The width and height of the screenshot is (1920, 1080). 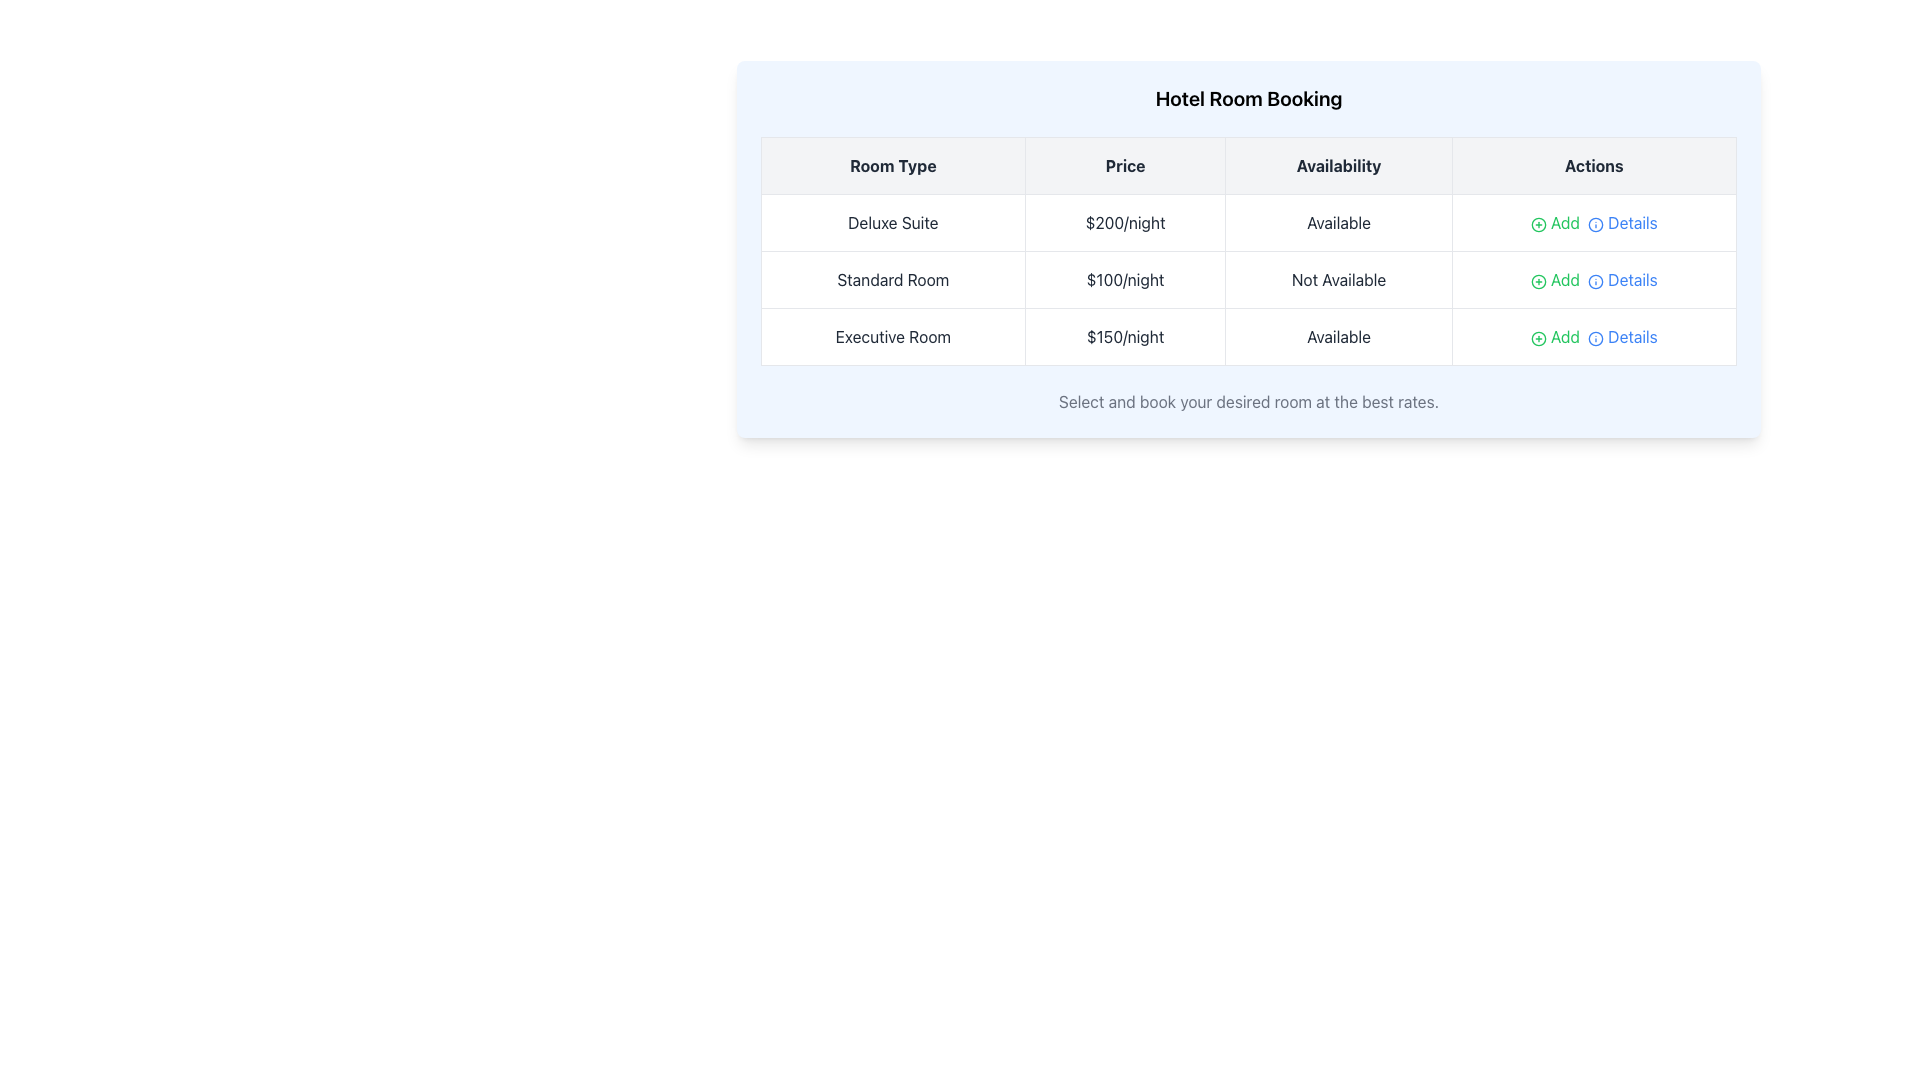 What do you see at coordinates (1537, 224) in the screenshot?
I see `the 'Add' button icon in the 'Actions' column of the table for the 'Deluxe Suite'` at bounding box center [1537, 224].